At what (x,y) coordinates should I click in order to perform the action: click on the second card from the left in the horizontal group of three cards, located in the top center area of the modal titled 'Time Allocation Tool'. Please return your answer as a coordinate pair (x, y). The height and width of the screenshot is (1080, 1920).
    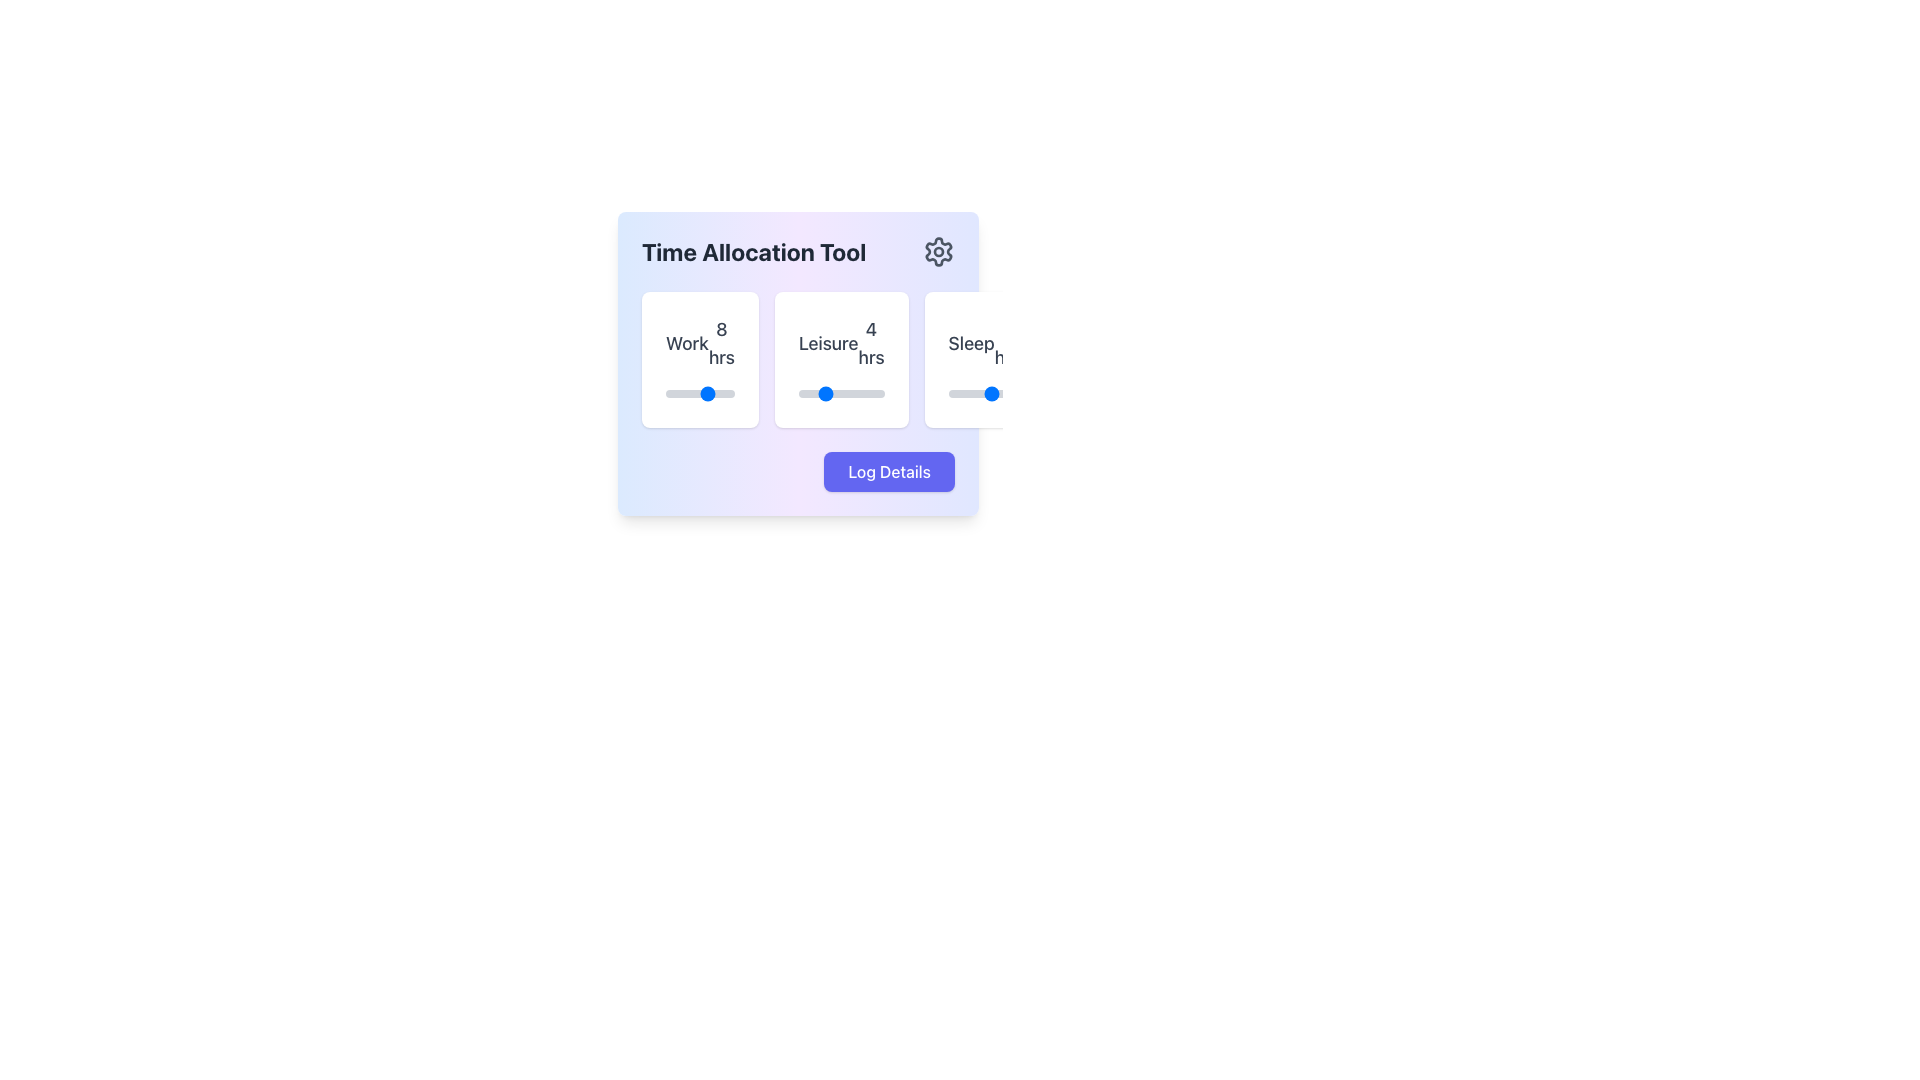
    Looking at the image, I should click on (797, 363).